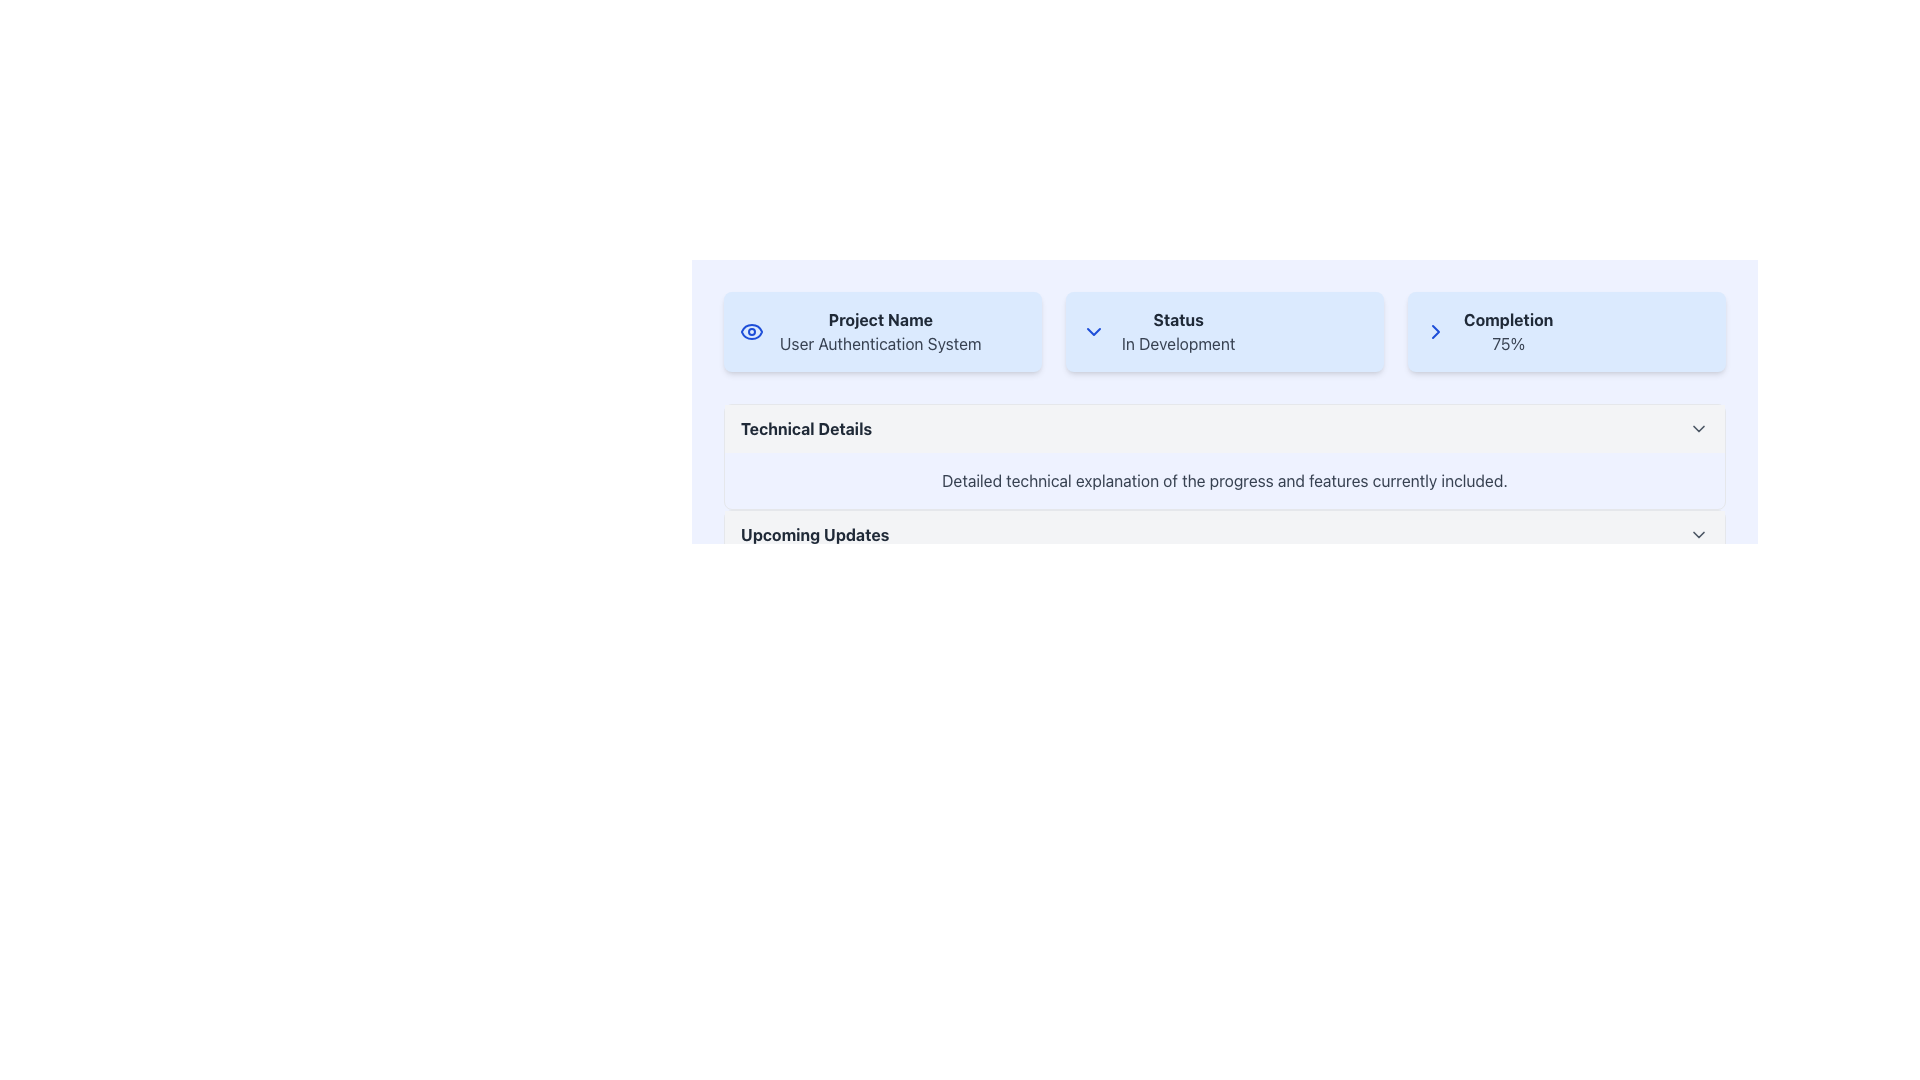  What do you see at coordinates (1093, 330) in the screenshot?
I see `the downward-pointing chevron icon styled in blue, which is located within a rounded light blue background before the text 'Status' and 'In Development'` at bounding box center [1093, 330].